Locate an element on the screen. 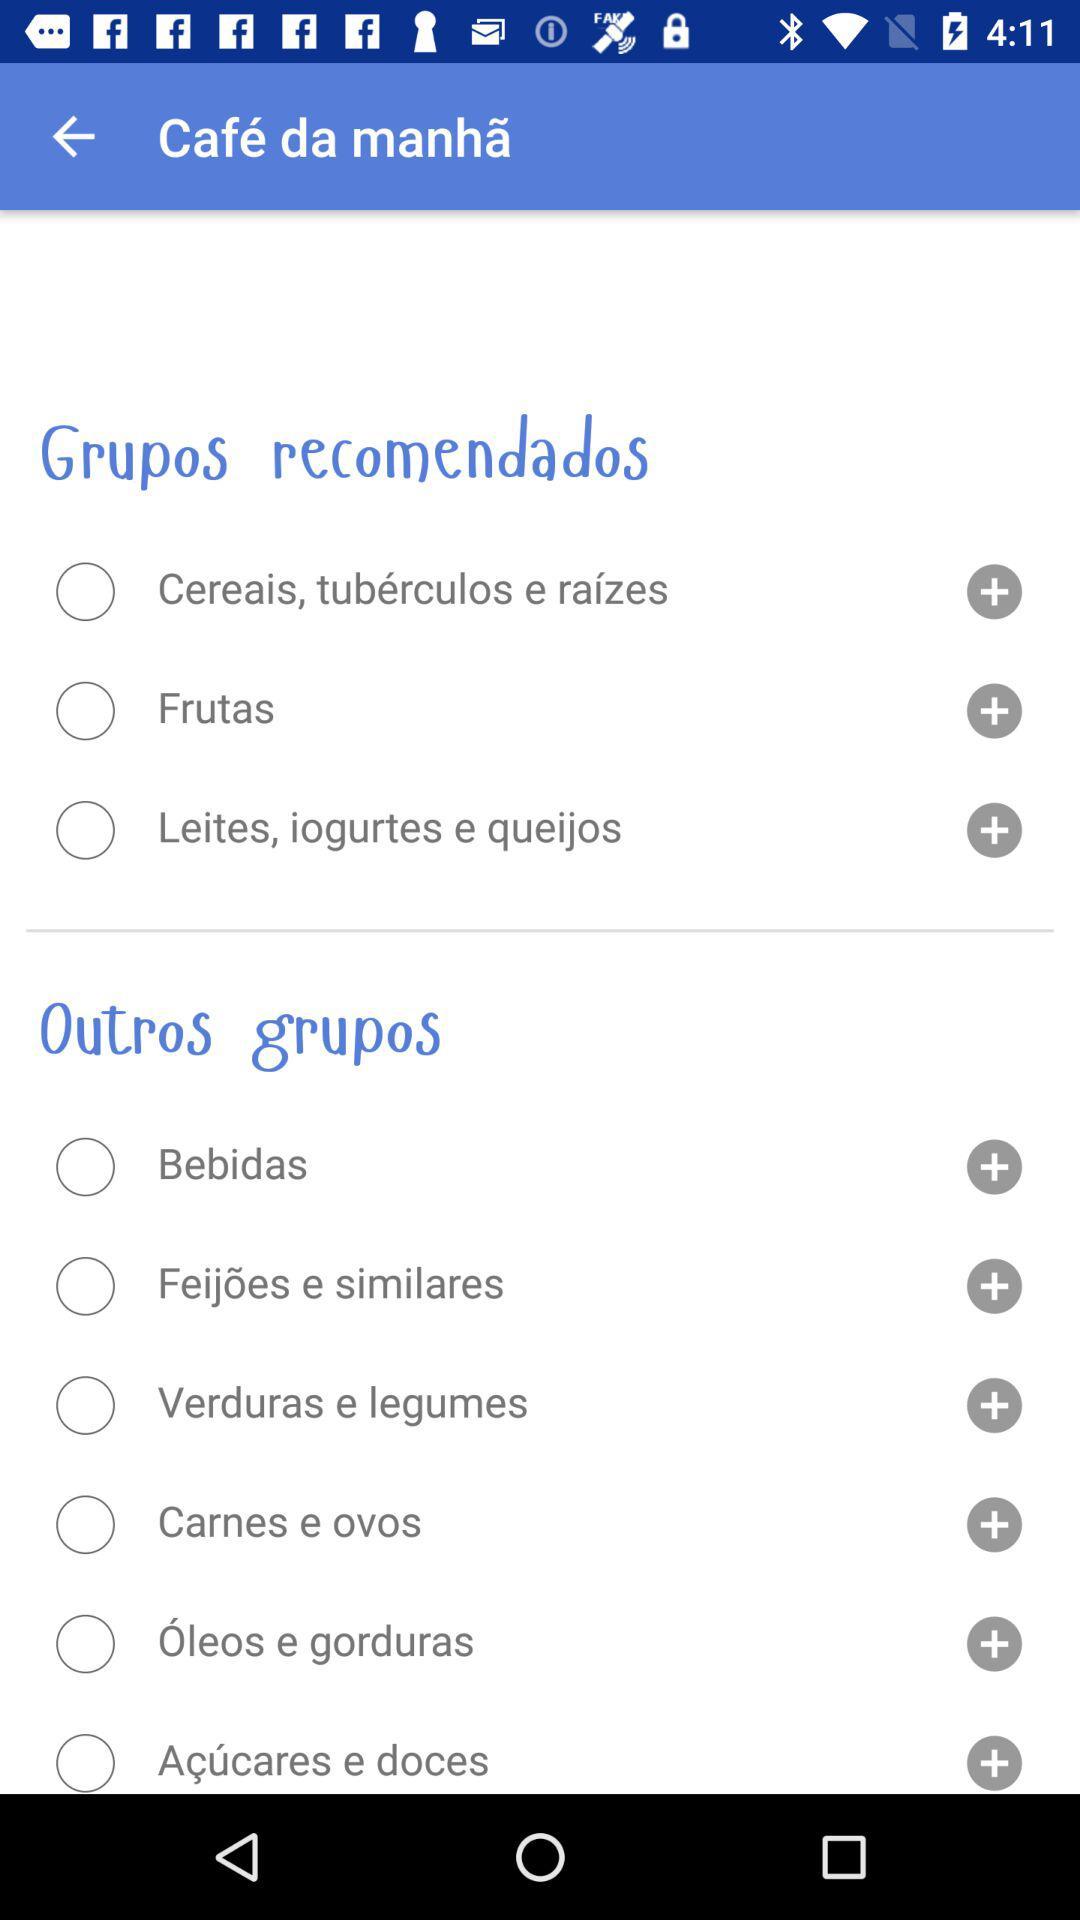 The image size is (1080, 1920). send money is located at coordinates (84, 1762).